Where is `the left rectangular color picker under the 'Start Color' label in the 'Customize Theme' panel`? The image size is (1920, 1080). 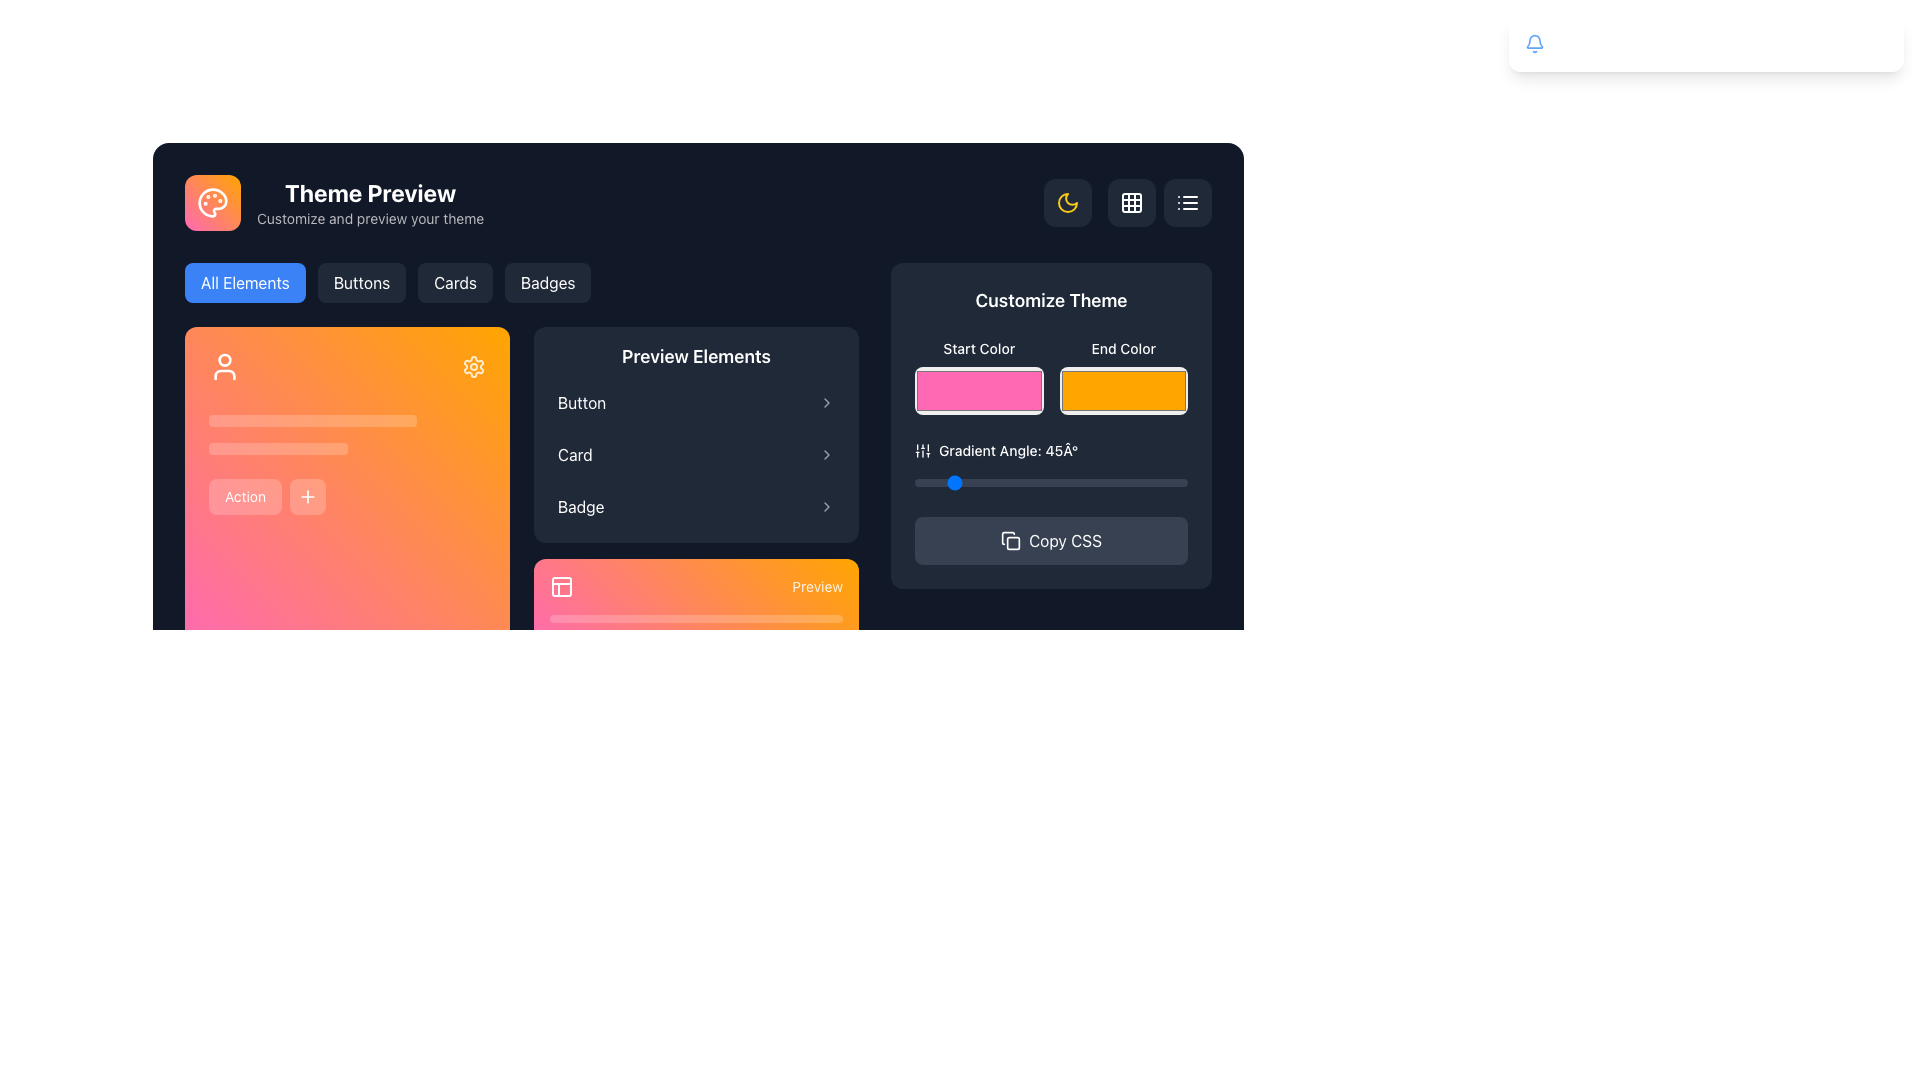 the left rectangular color picker under the 'Start Color' label in the 'Customize Theme' panel is located at coordinates (979, 378).